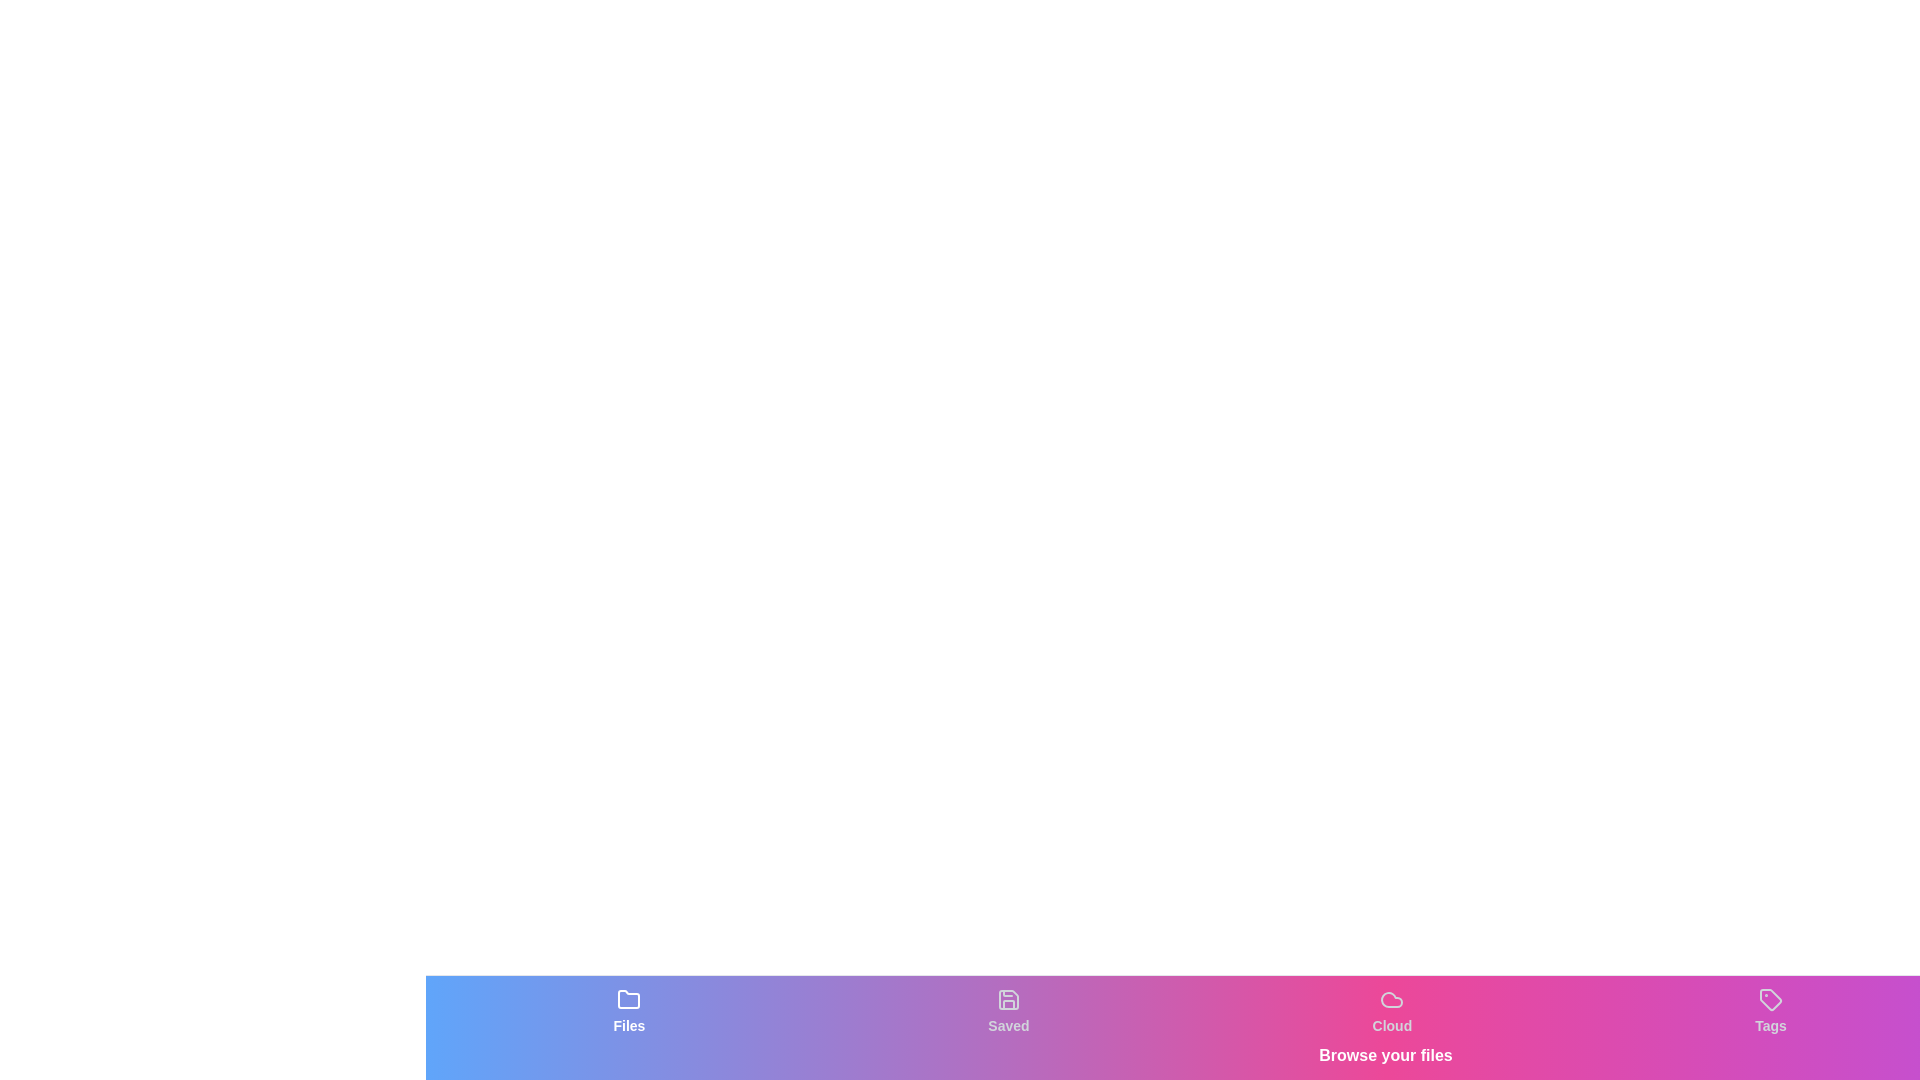 Image resolution: width=1920 pixels, height=1080 pixels. I want to click on the tab labeled Cloud, so click(1391, 1011).